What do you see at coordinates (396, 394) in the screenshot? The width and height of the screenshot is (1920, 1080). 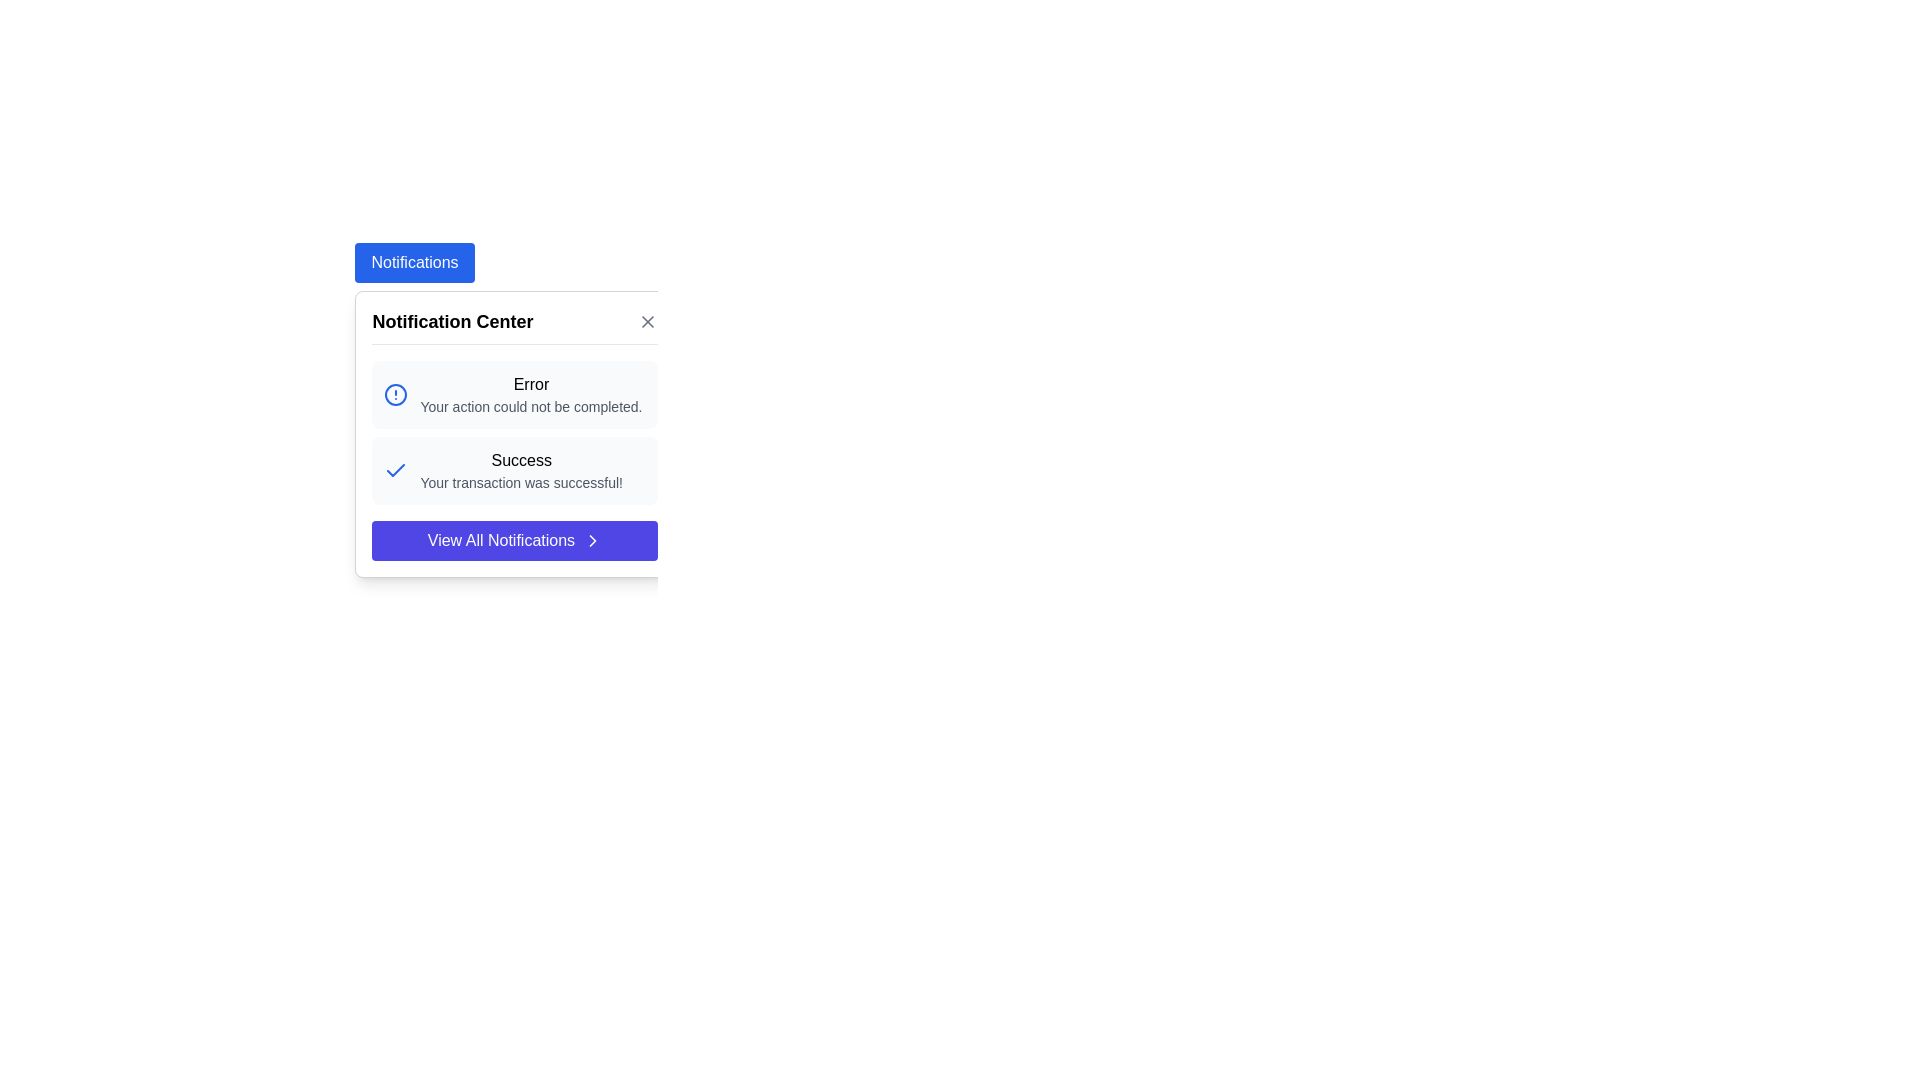 I see `the circular blue outlined icon with a vertical line at its center, which is located to the left of the 'Error' title in the notification card` at bounding box center [396, 394].